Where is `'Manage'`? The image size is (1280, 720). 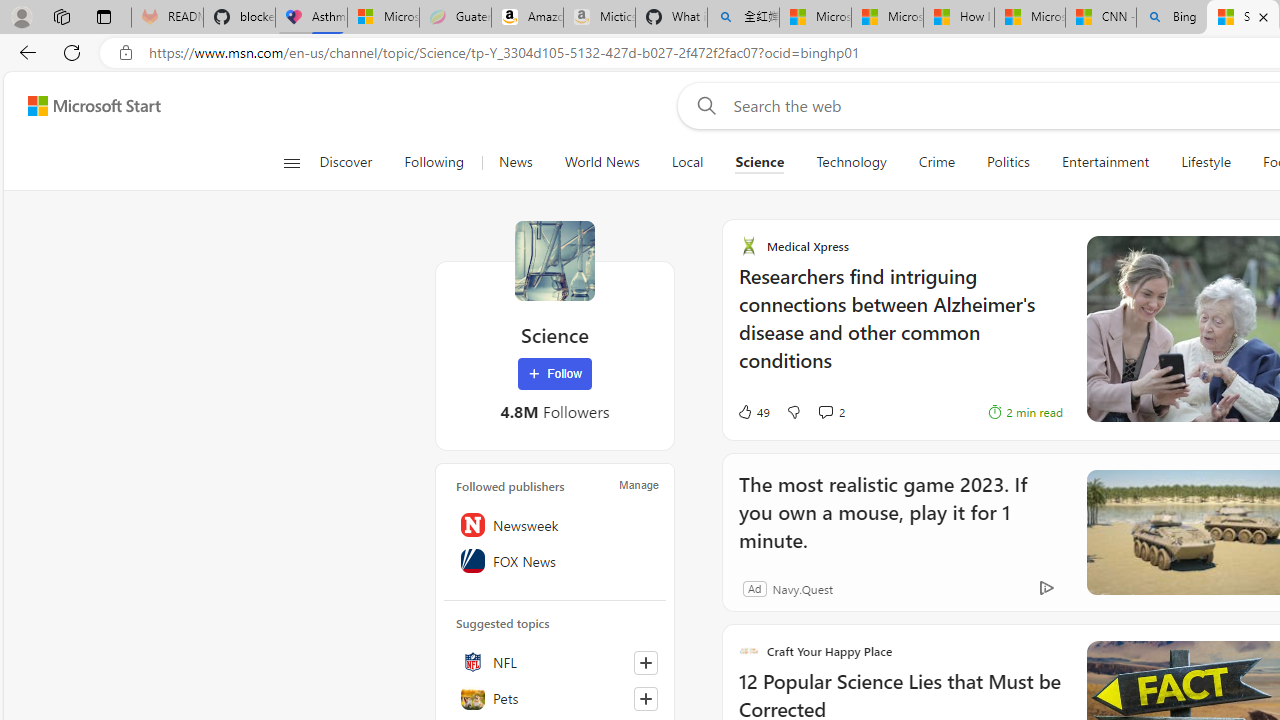 'Manage' is located at coordinates (638, 484).